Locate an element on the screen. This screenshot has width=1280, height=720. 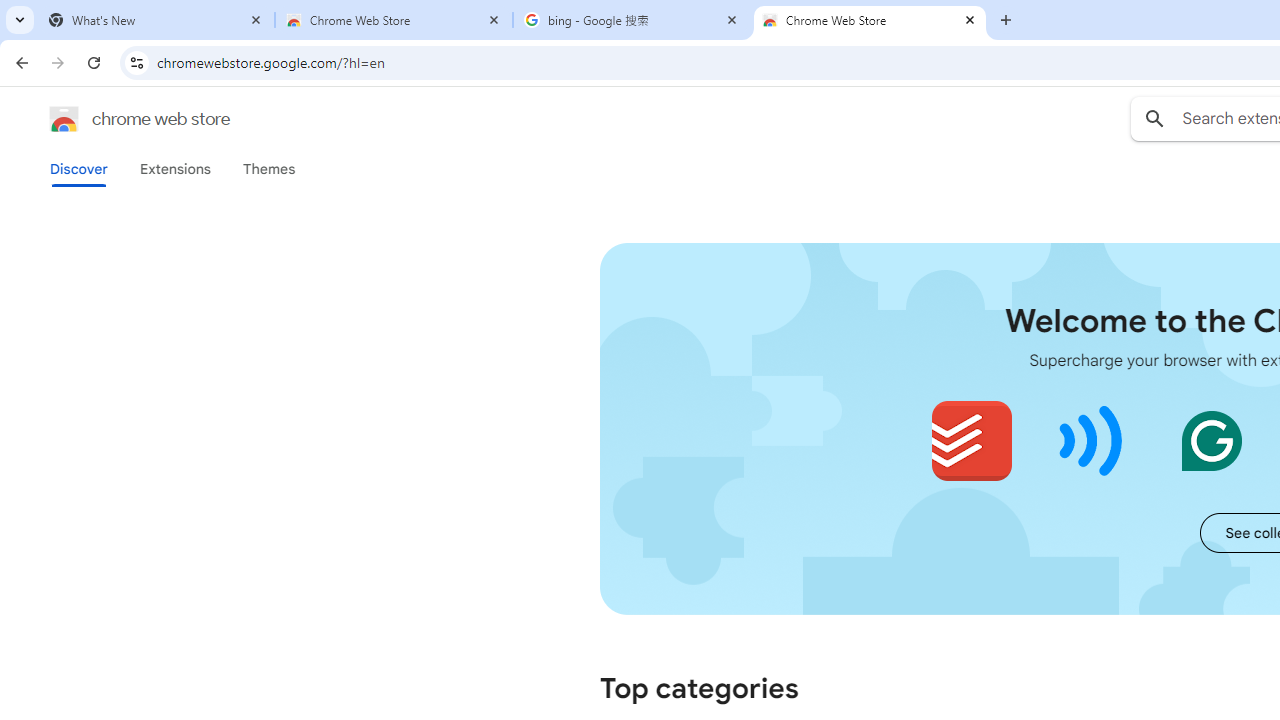
'Extensions' is located at coordinates (174, 168).